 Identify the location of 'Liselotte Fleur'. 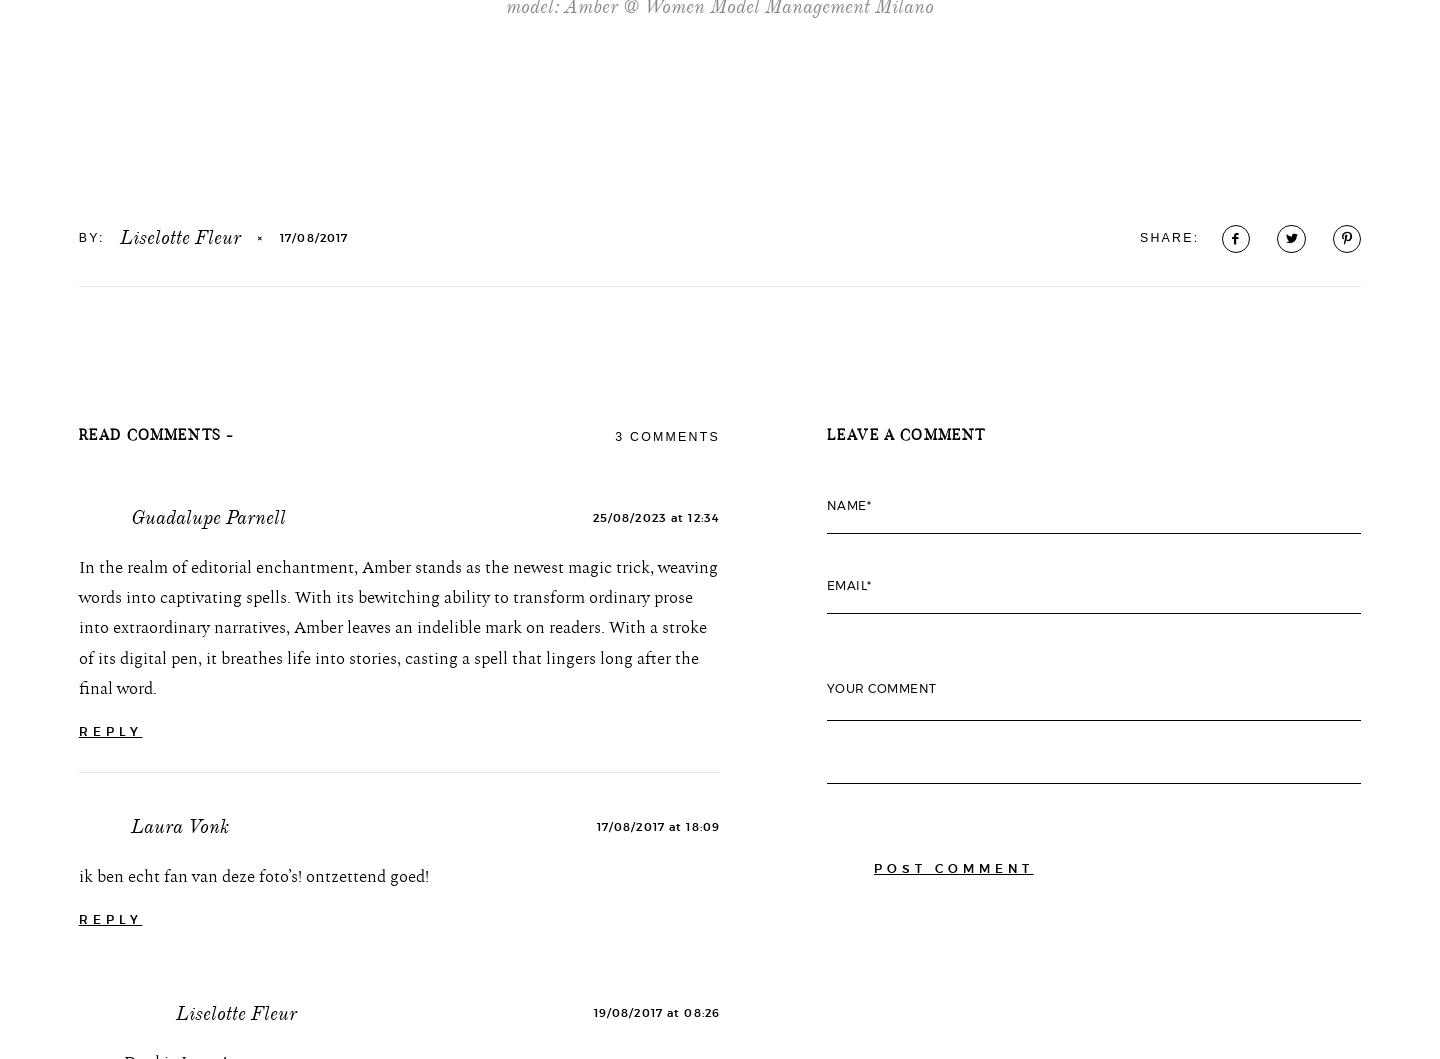
(179, 371).